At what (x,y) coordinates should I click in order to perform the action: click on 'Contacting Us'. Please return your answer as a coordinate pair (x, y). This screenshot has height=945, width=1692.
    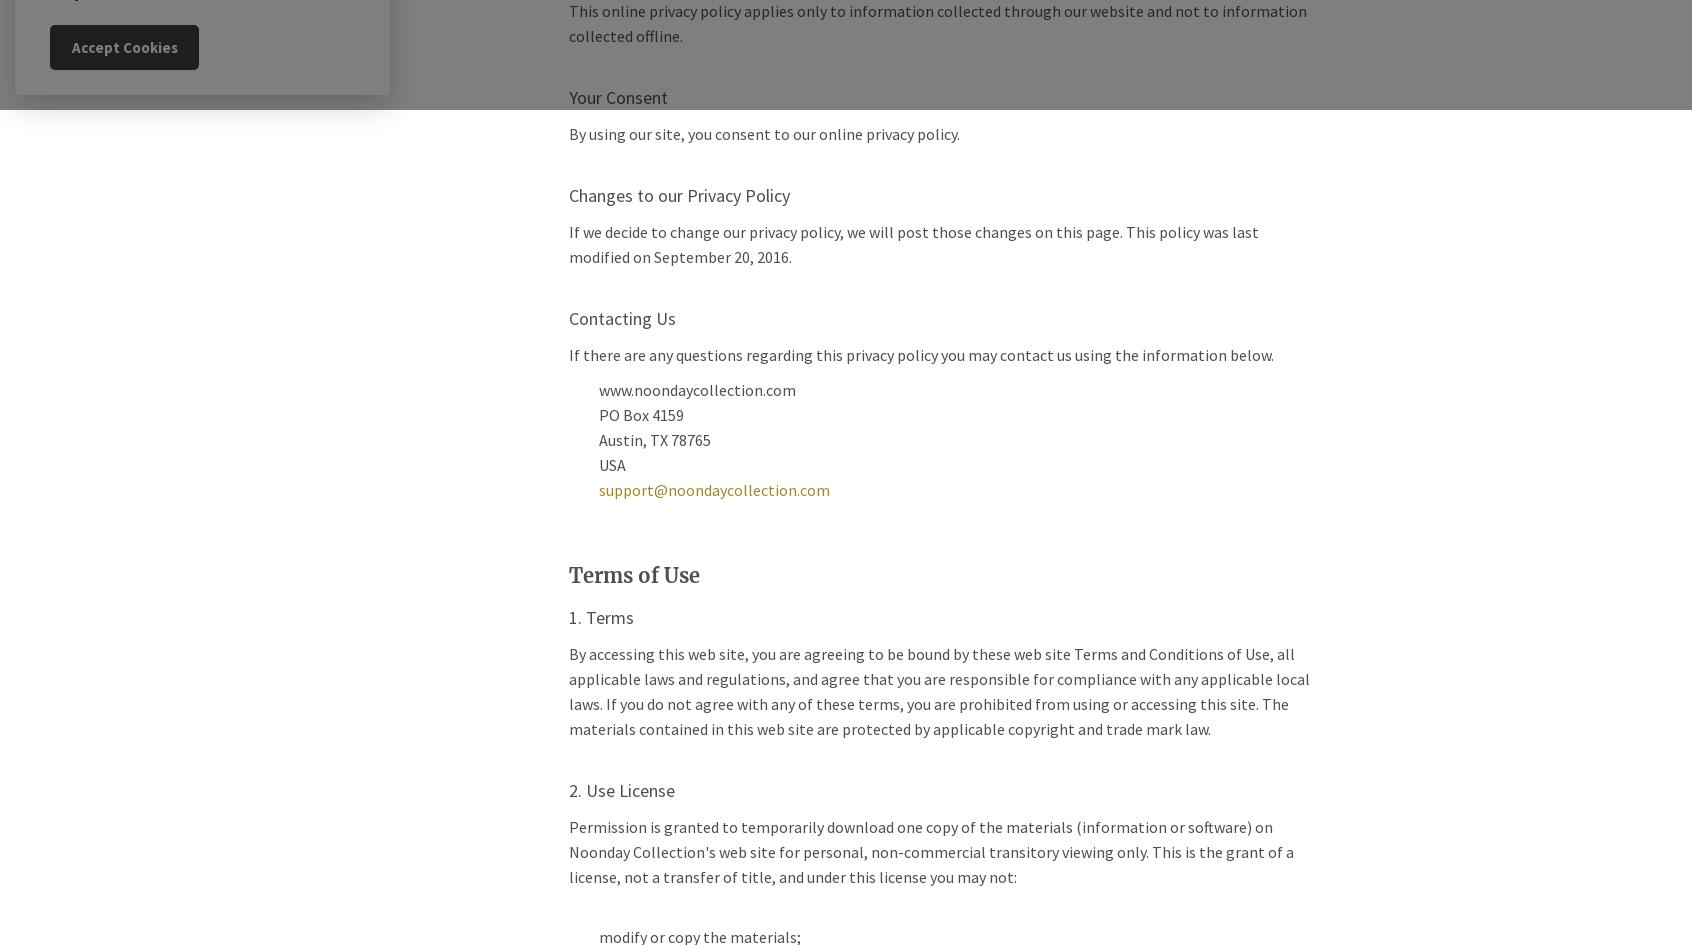
    Looking at the image, I should click on (620, 318).